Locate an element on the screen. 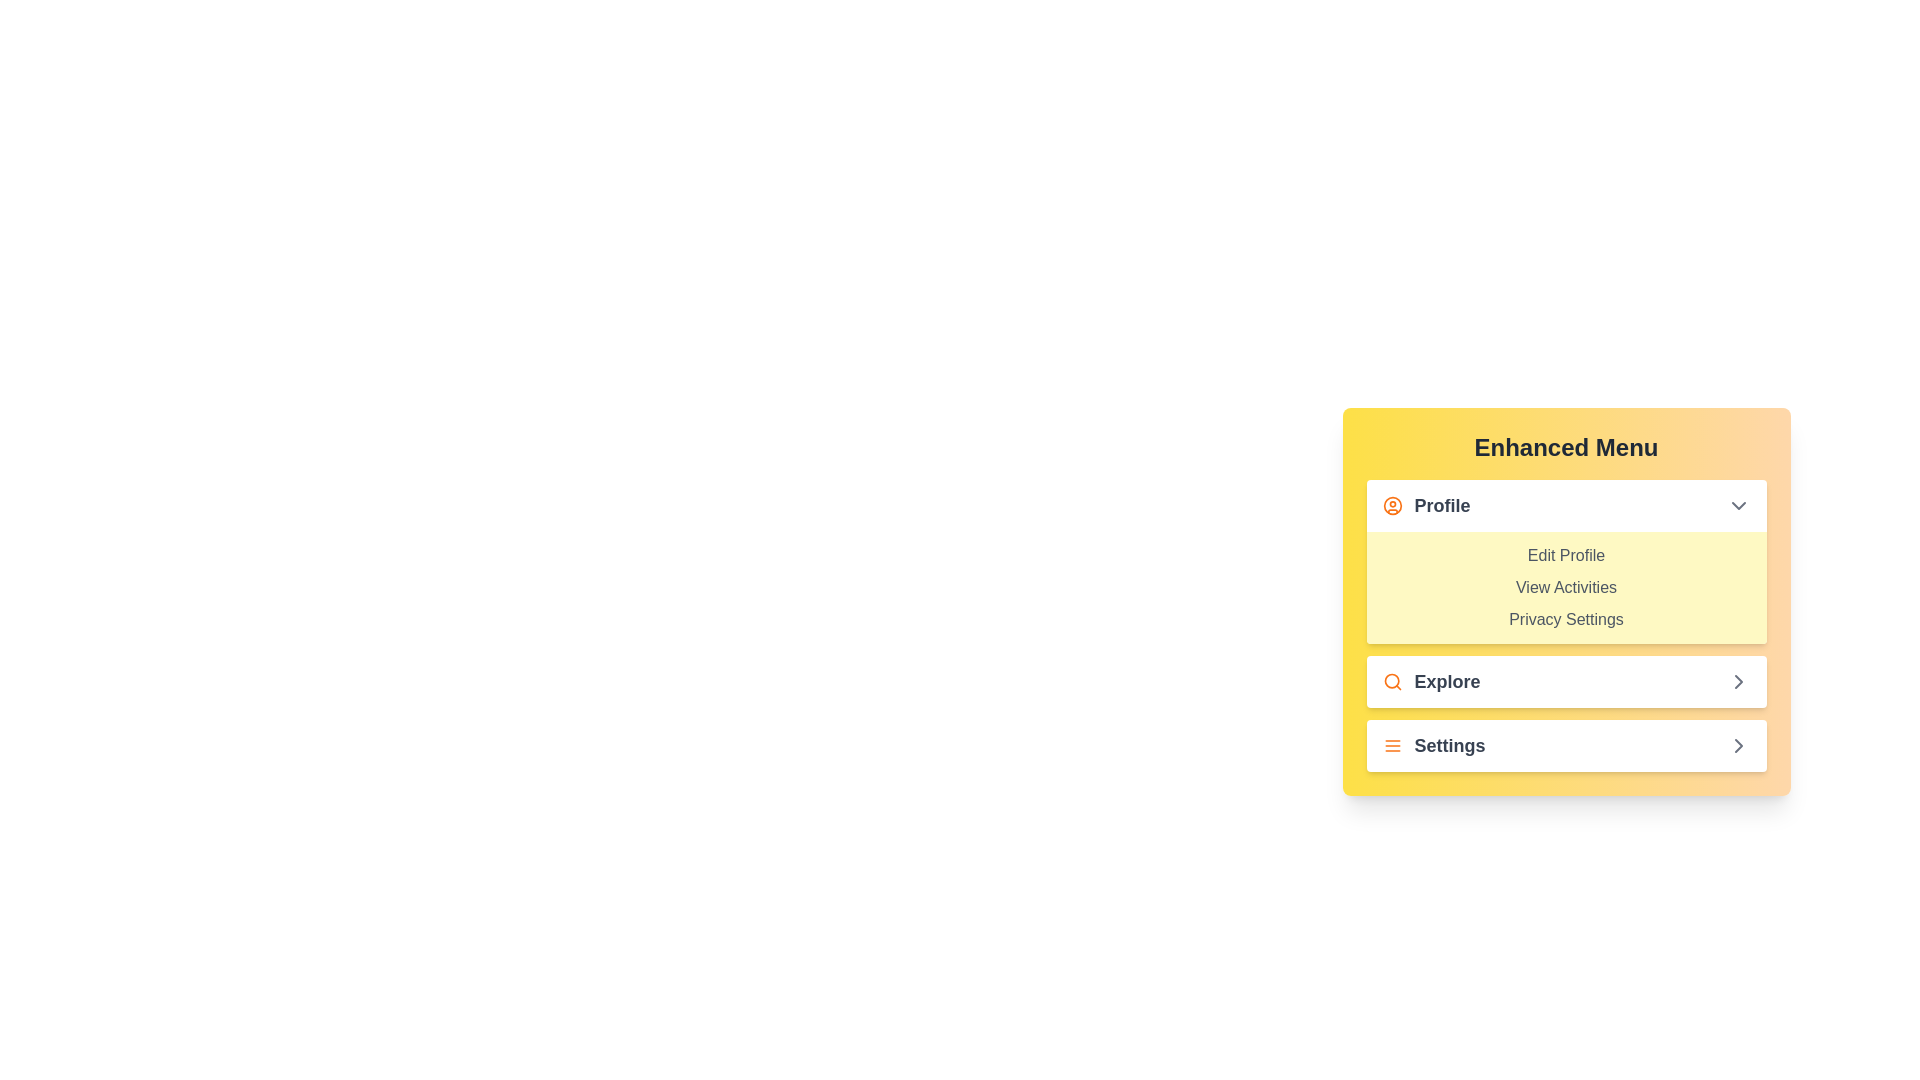 Image resolution: width=1920 pixels, height=1080 pixels. the 'Explore' menu option located in the Enhanced Menu, which is the second item below 'Profile' and above 'Settings' is located at coordinates (1430, 681).